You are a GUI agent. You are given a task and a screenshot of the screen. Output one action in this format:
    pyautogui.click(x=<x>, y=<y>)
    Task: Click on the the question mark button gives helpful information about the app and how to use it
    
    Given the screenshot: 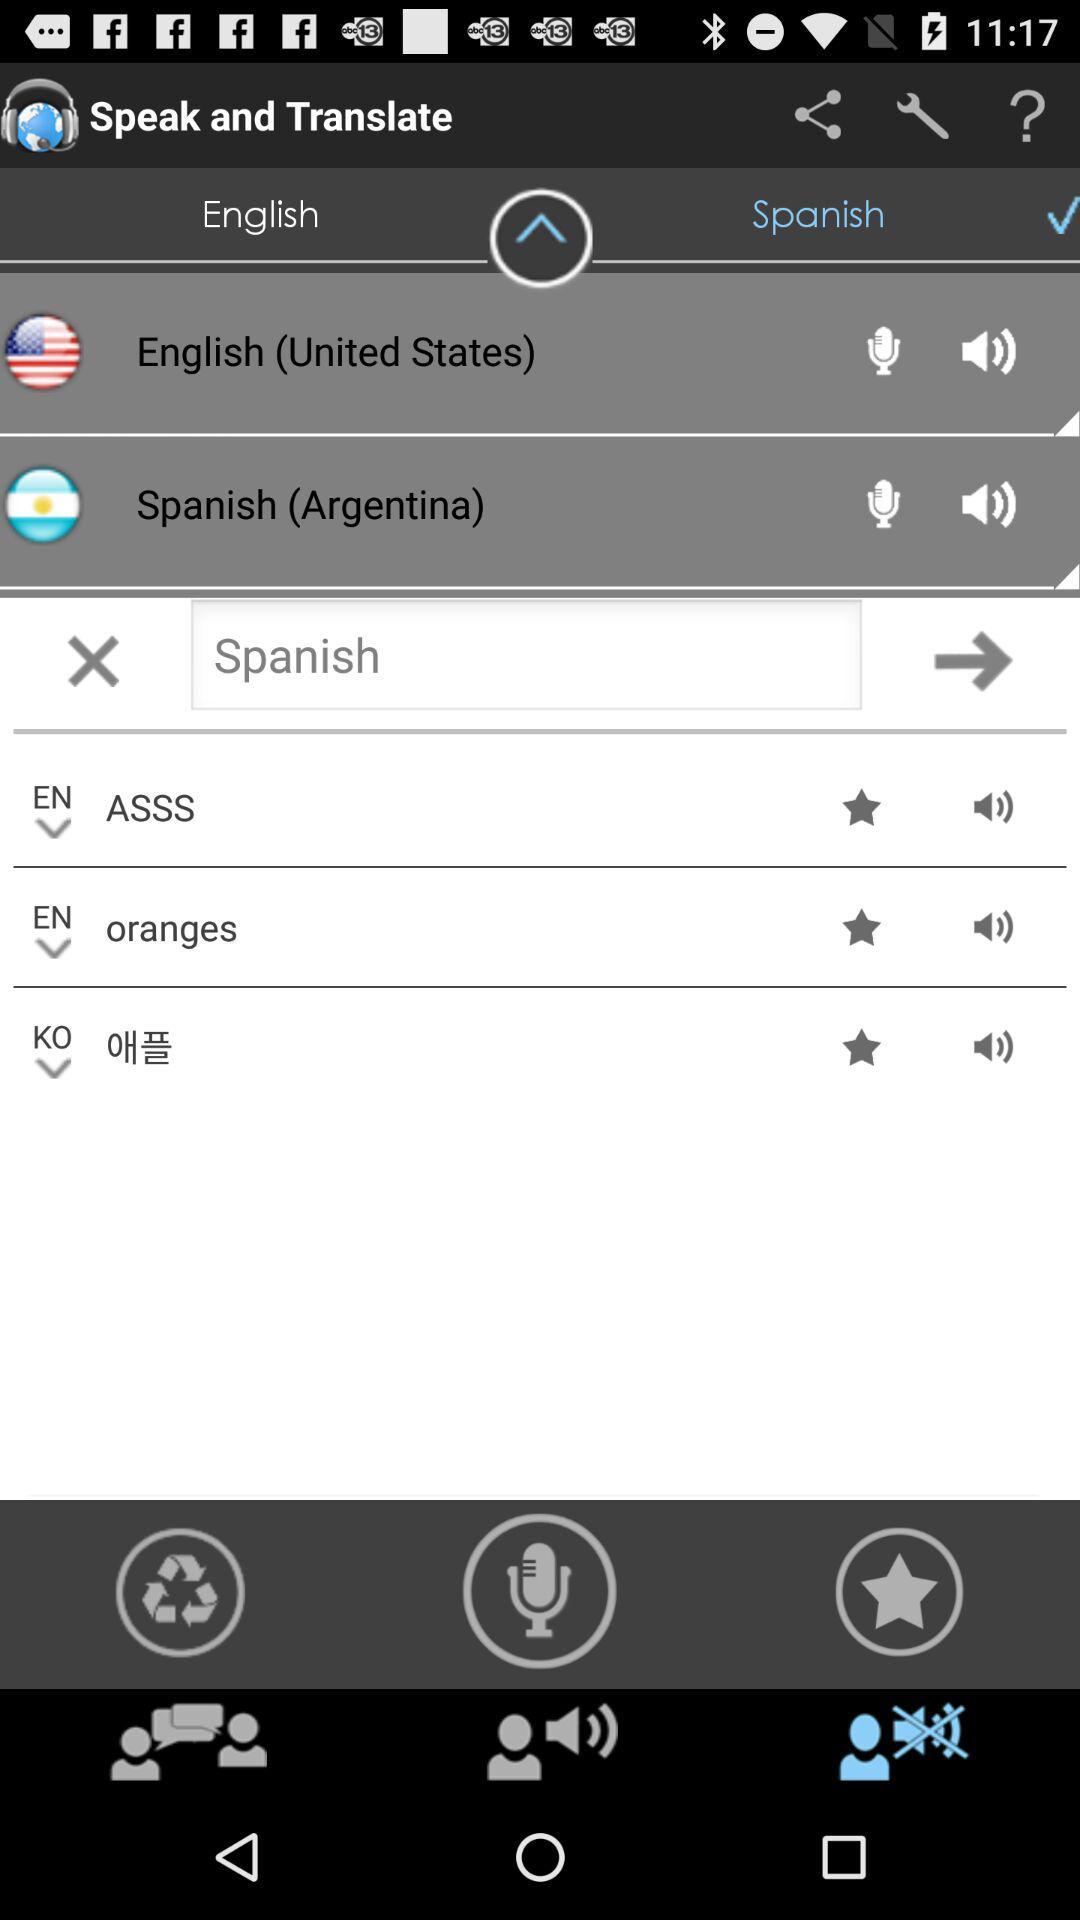 What is the action you would take?
    pyautogui.click(x=1027, y=114)
    